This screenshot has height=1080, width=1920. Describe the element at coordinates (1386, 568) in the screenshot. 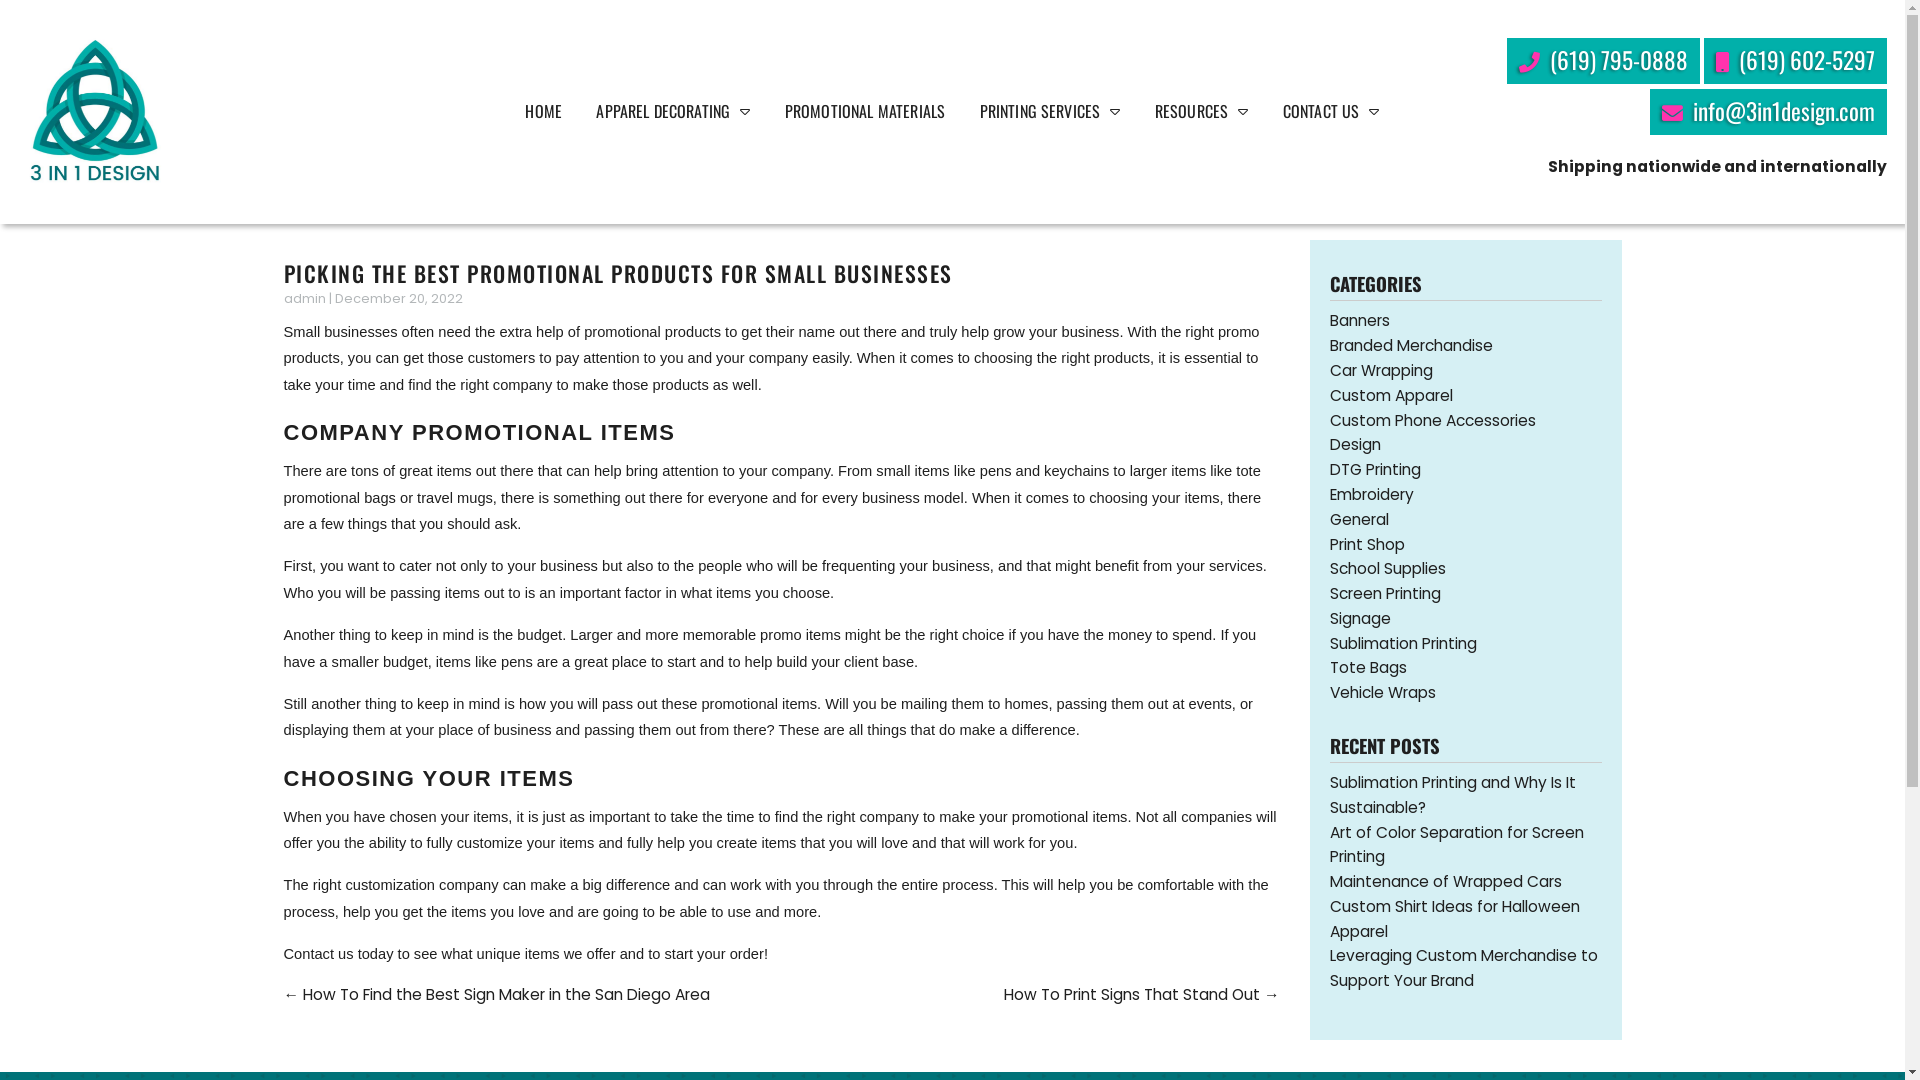

I see `'School Supplies'` at that location.